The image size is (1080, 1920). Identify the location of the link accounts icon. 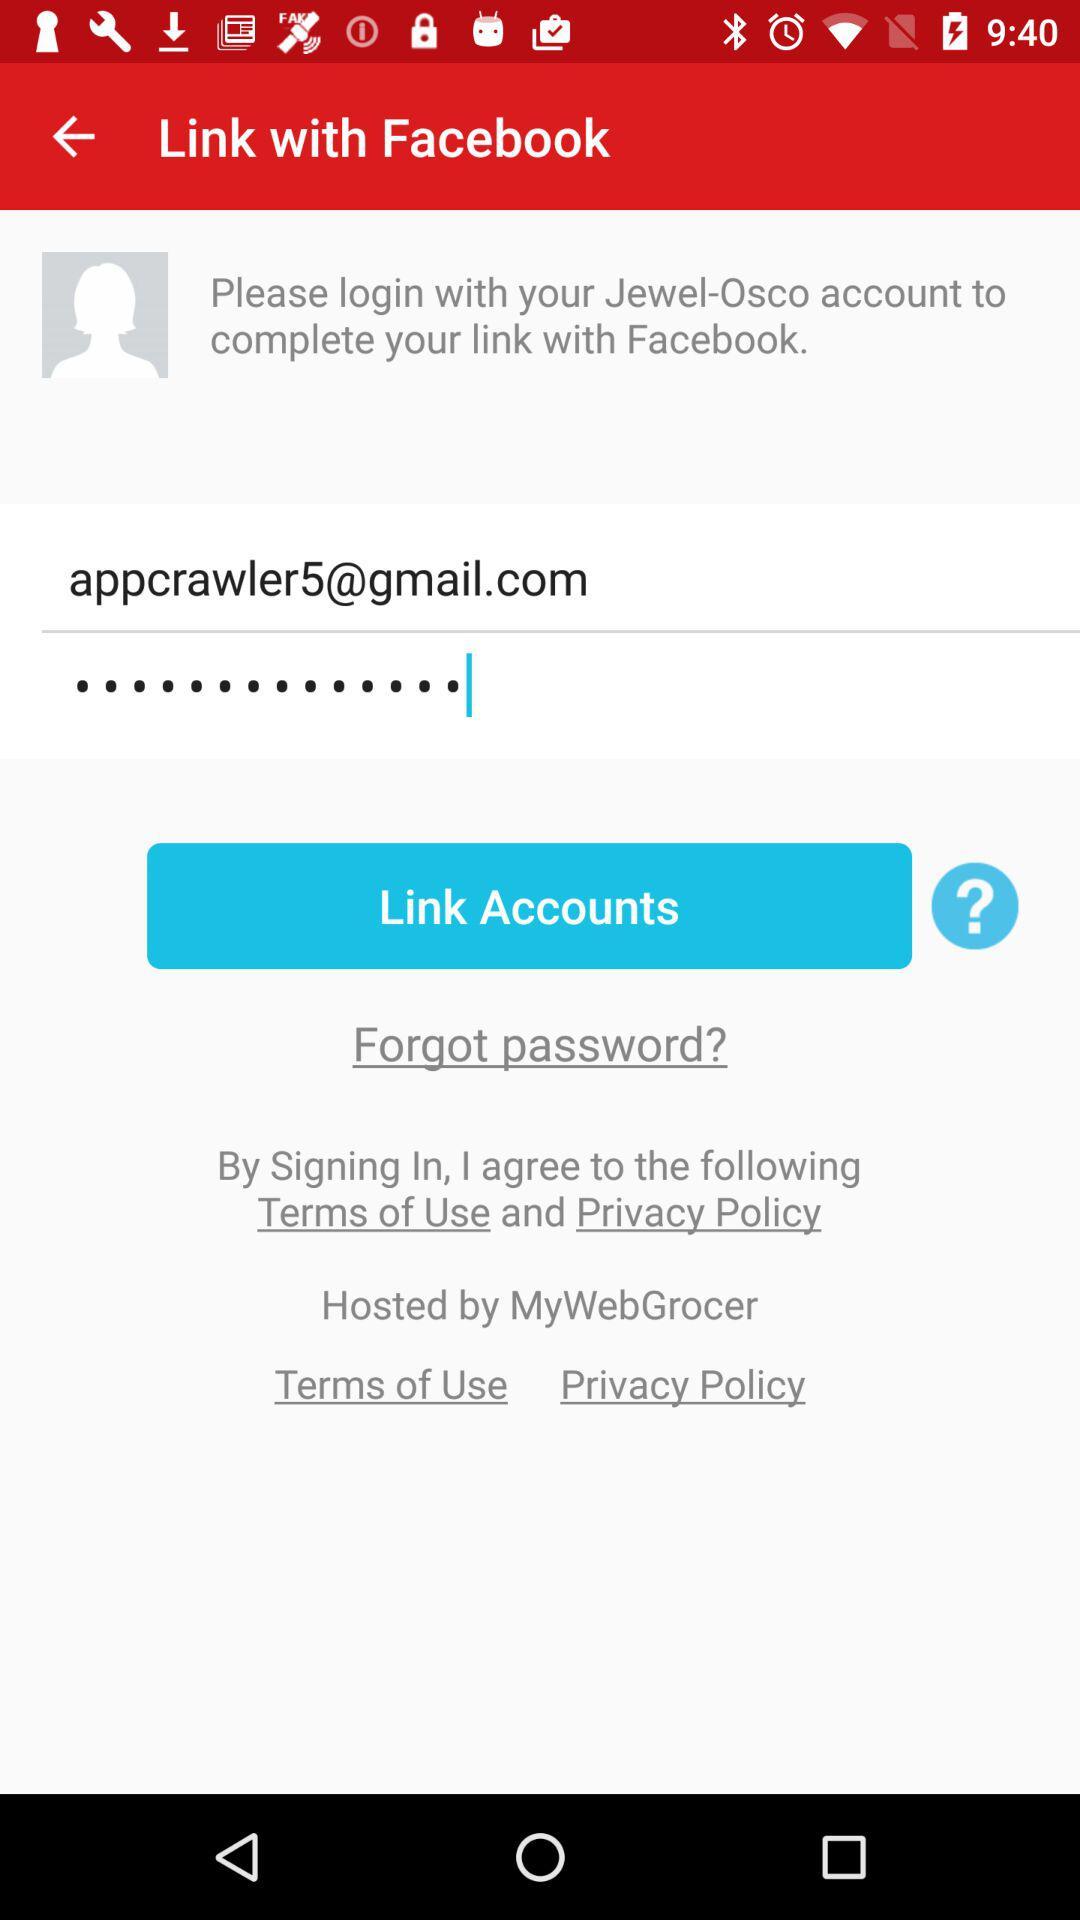
(528, 905).